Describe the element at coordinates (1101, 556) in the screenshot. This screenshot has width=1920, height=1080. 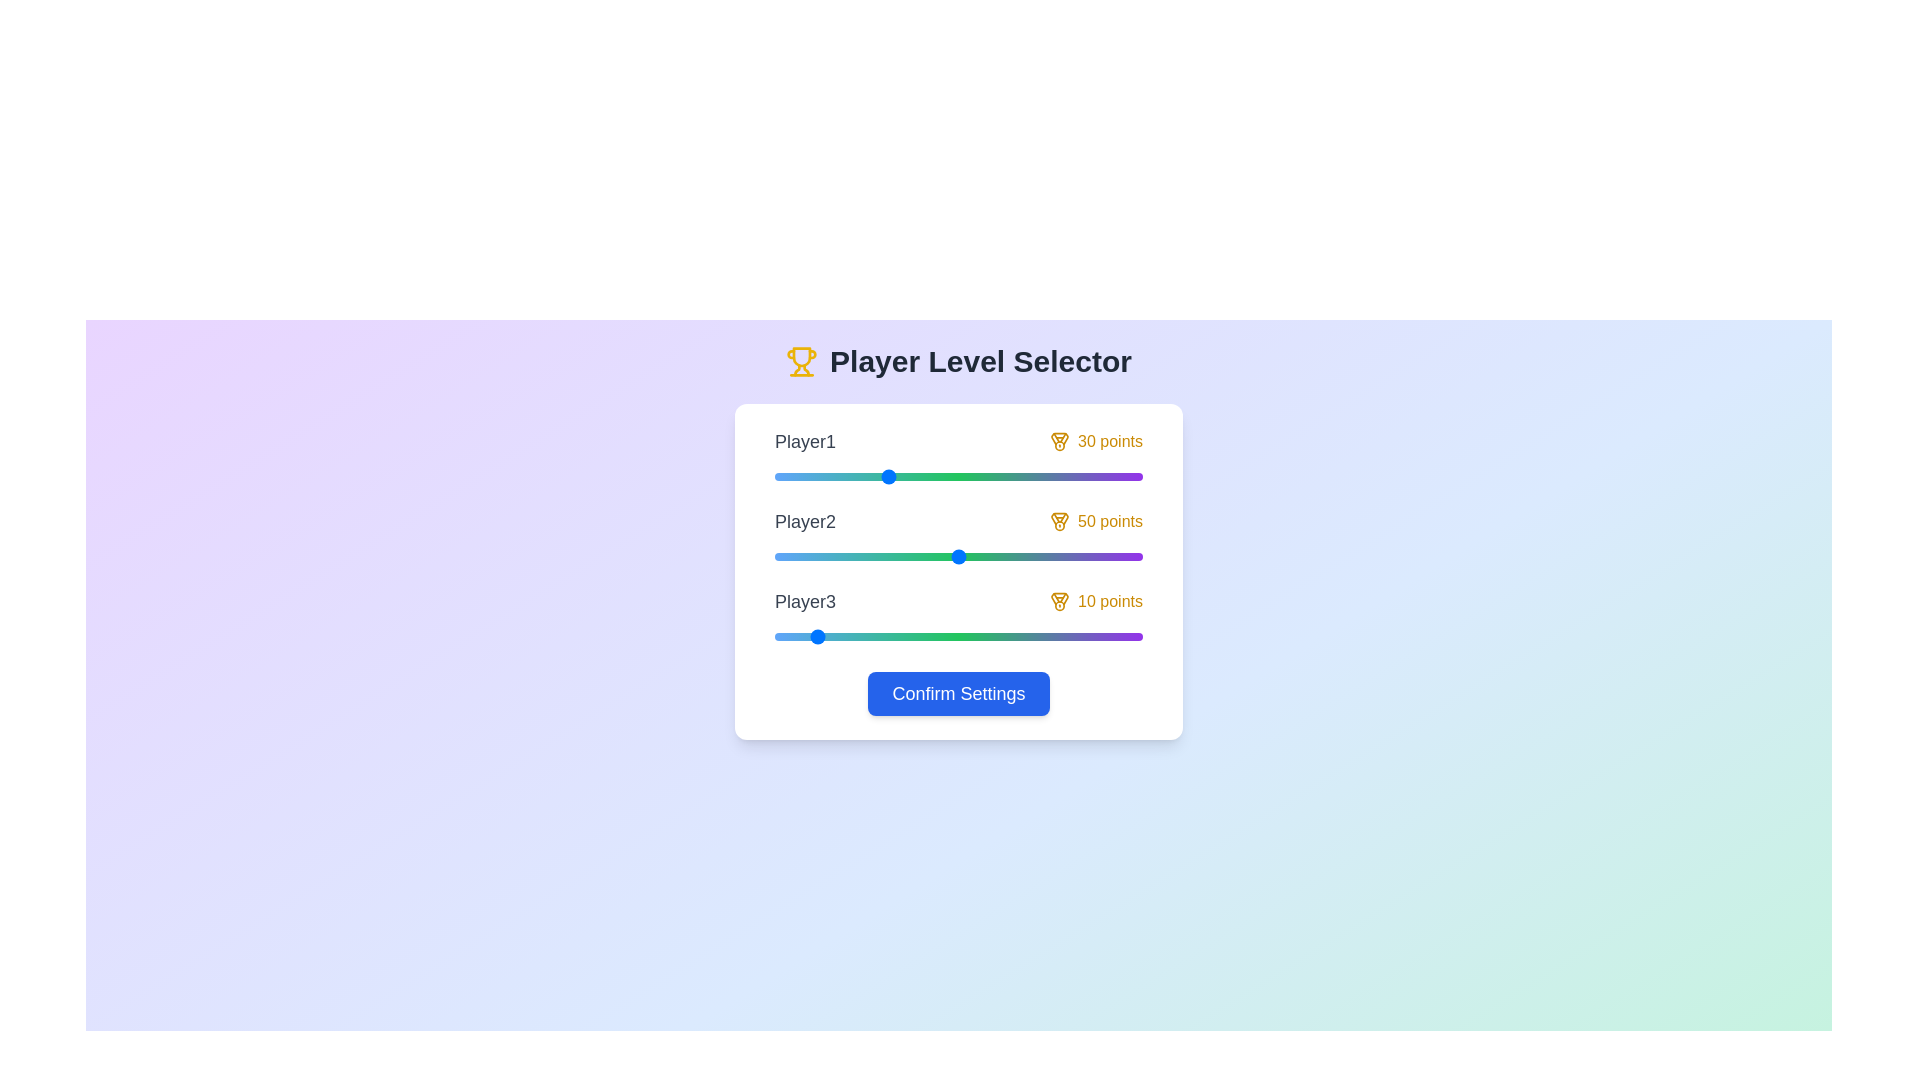
I see `the Player2 slider to set their level to 89` at that location.